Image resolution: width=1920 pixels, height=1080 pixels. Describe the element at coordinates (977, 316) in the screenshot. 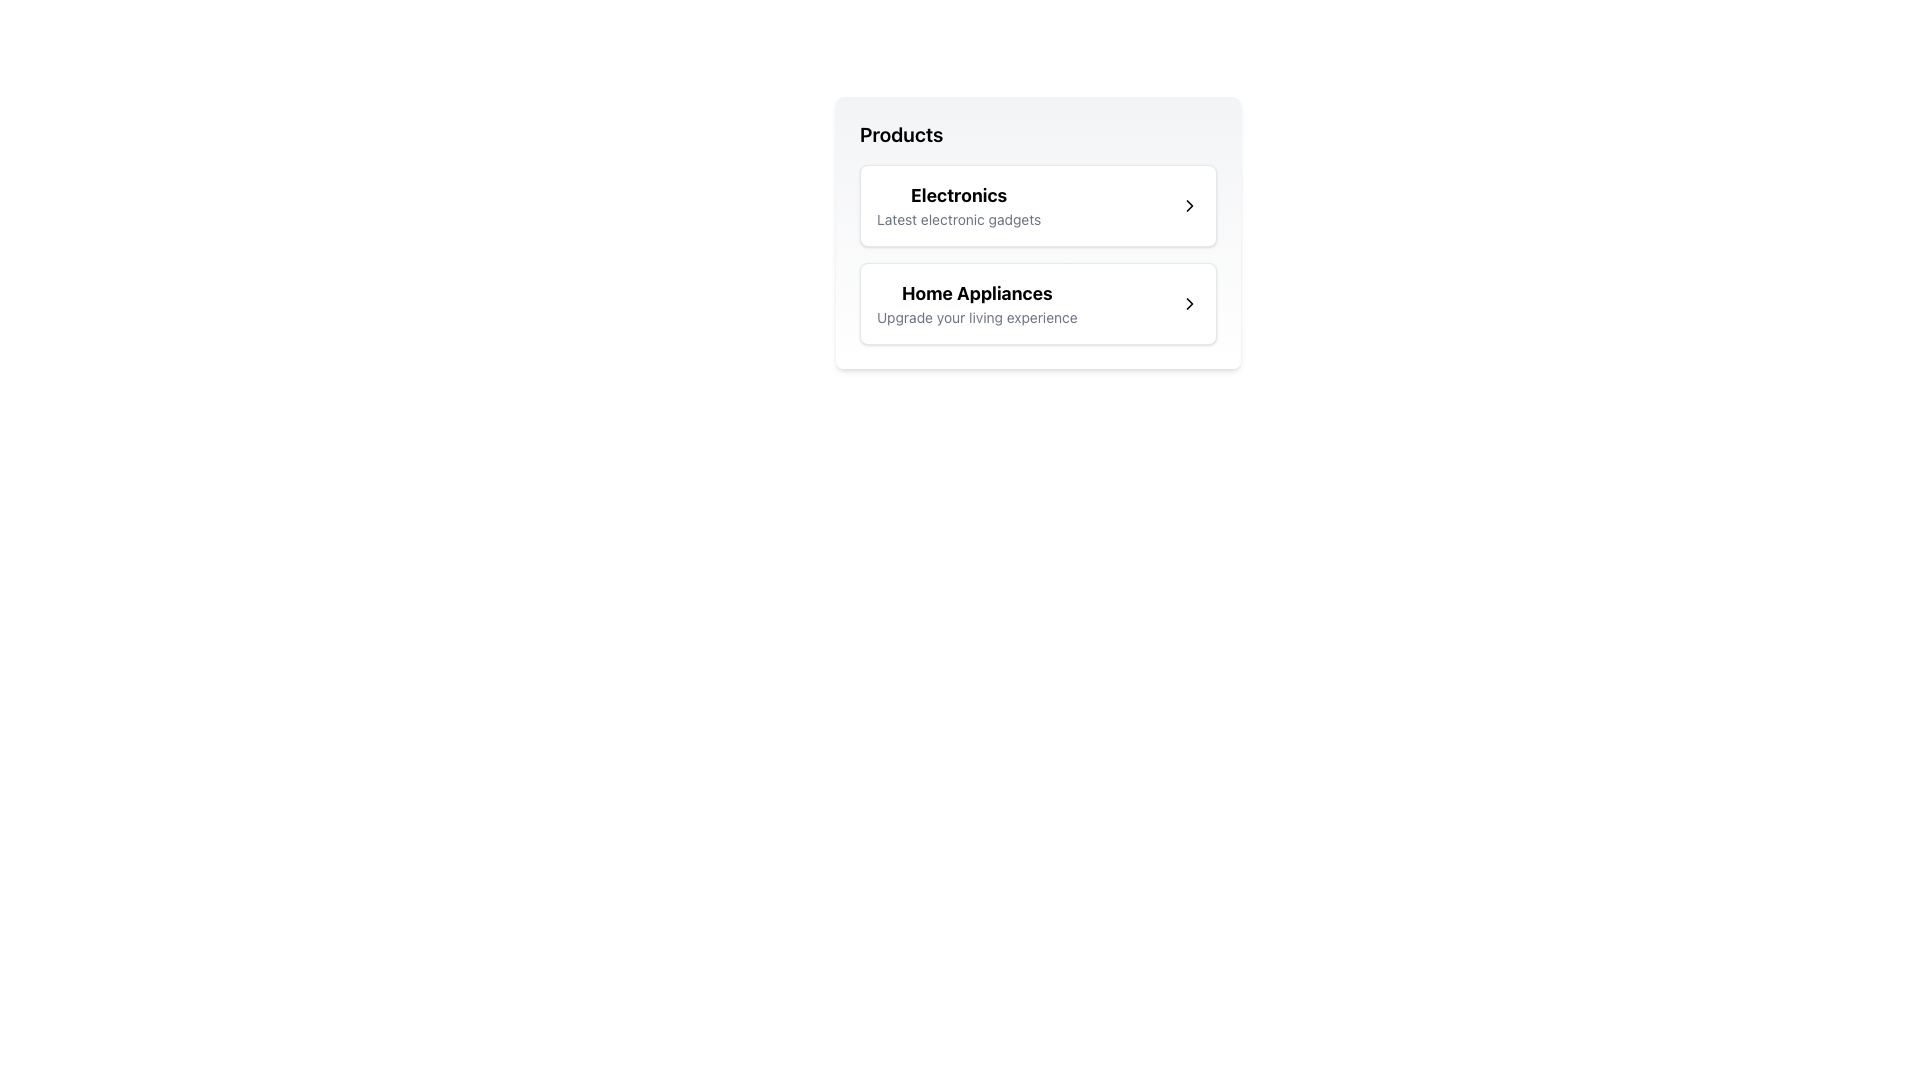

I see `the descriptive Text Label that provides additional information related to the 'Home Appliances' category, located below the 'Home Appliances' header` at that location.